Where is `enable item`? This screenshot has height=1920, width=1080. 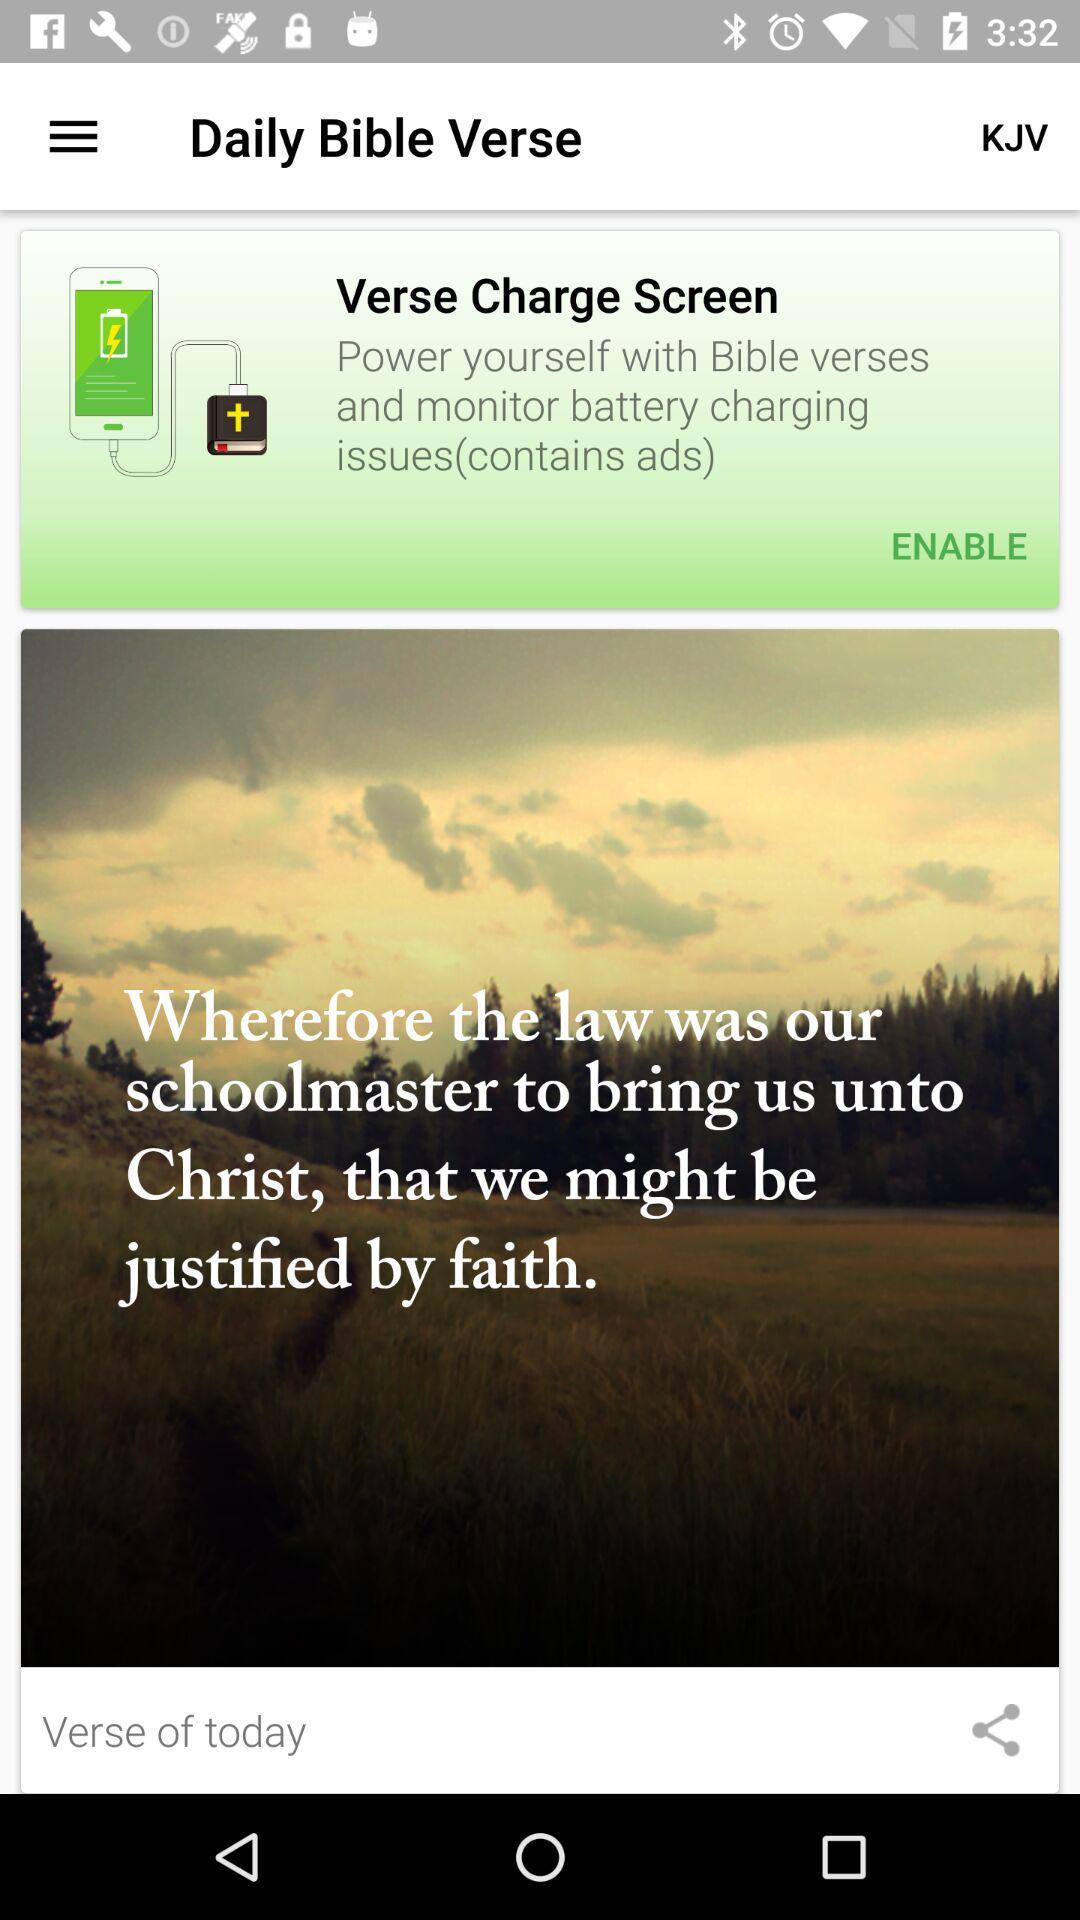 enable item is located at coordinates (540, 545).